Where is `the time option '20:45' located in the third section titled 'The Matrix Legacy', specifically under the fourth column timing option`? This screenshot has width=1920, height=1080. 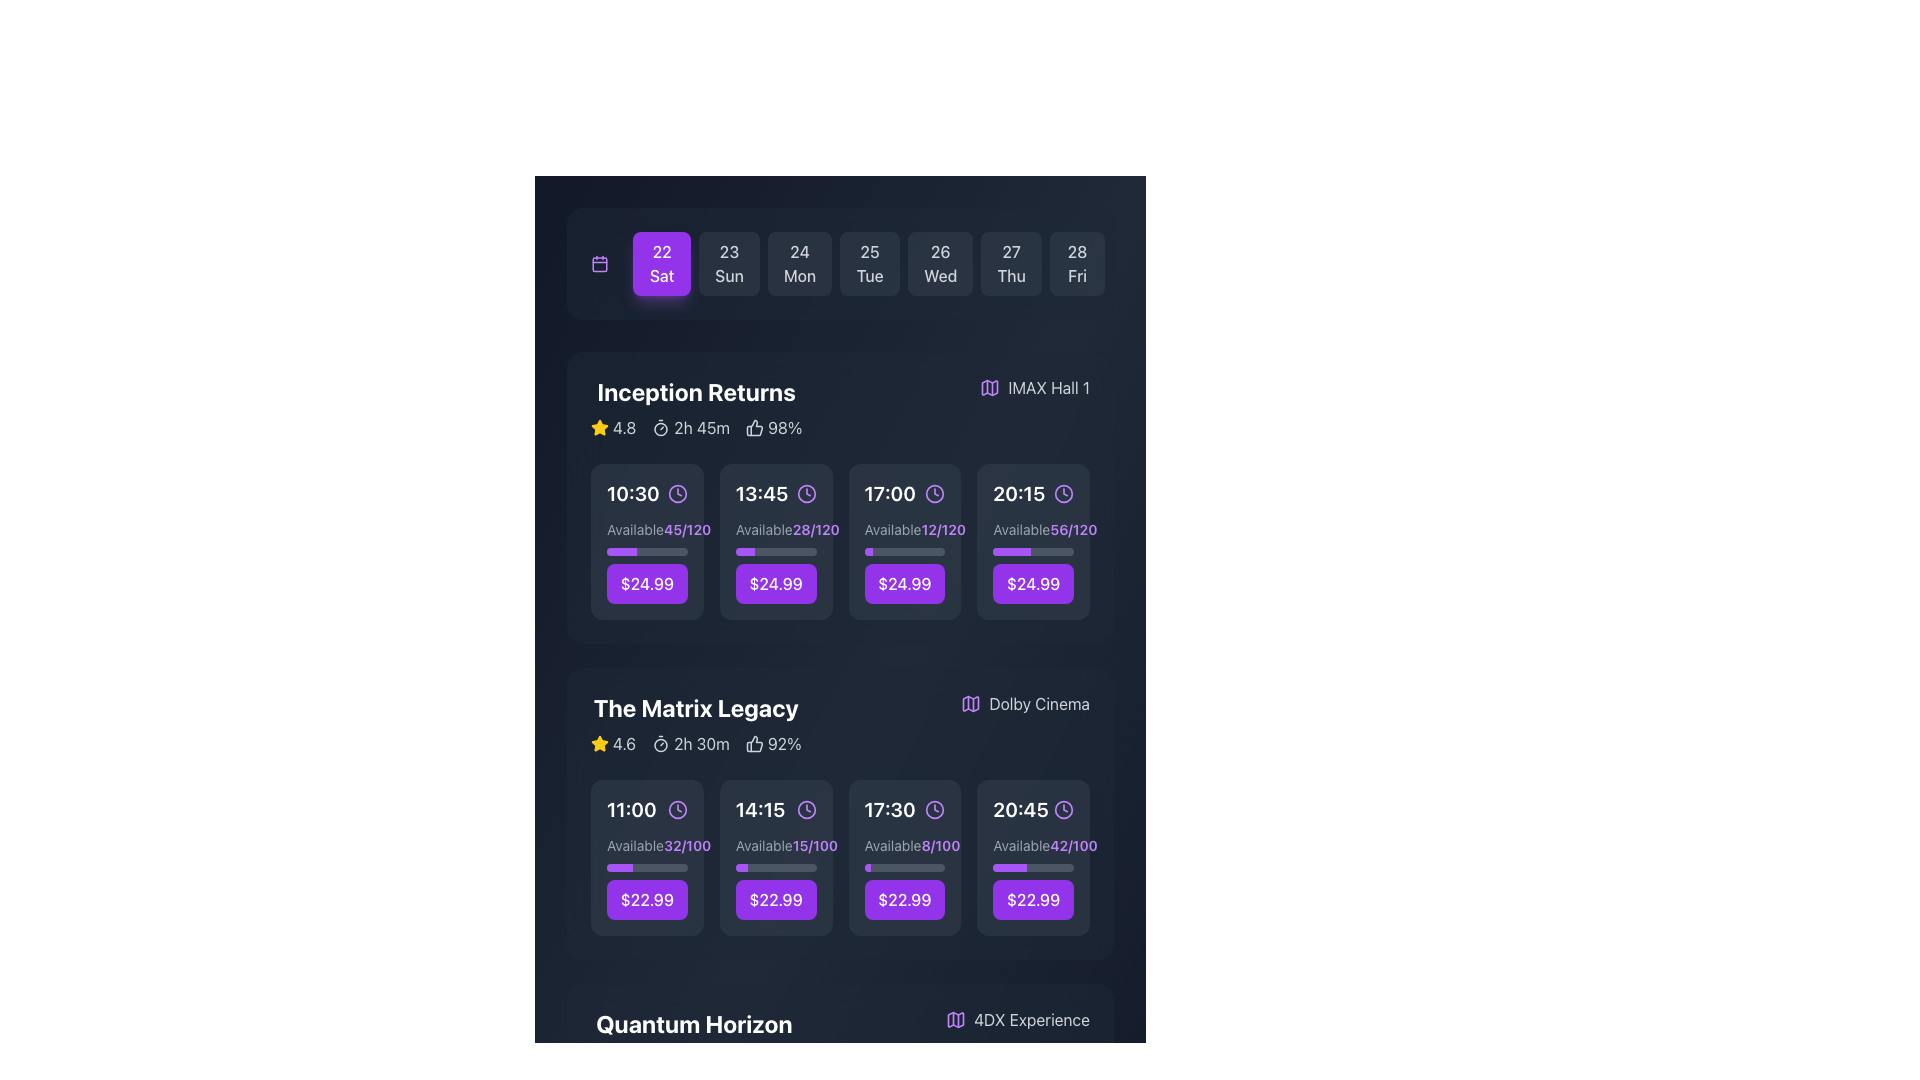
the time option '20:45' located in the third section titled 'The Matrix Legacy', specifically under the fourth column timing option is located at coordinates (1021, 810).